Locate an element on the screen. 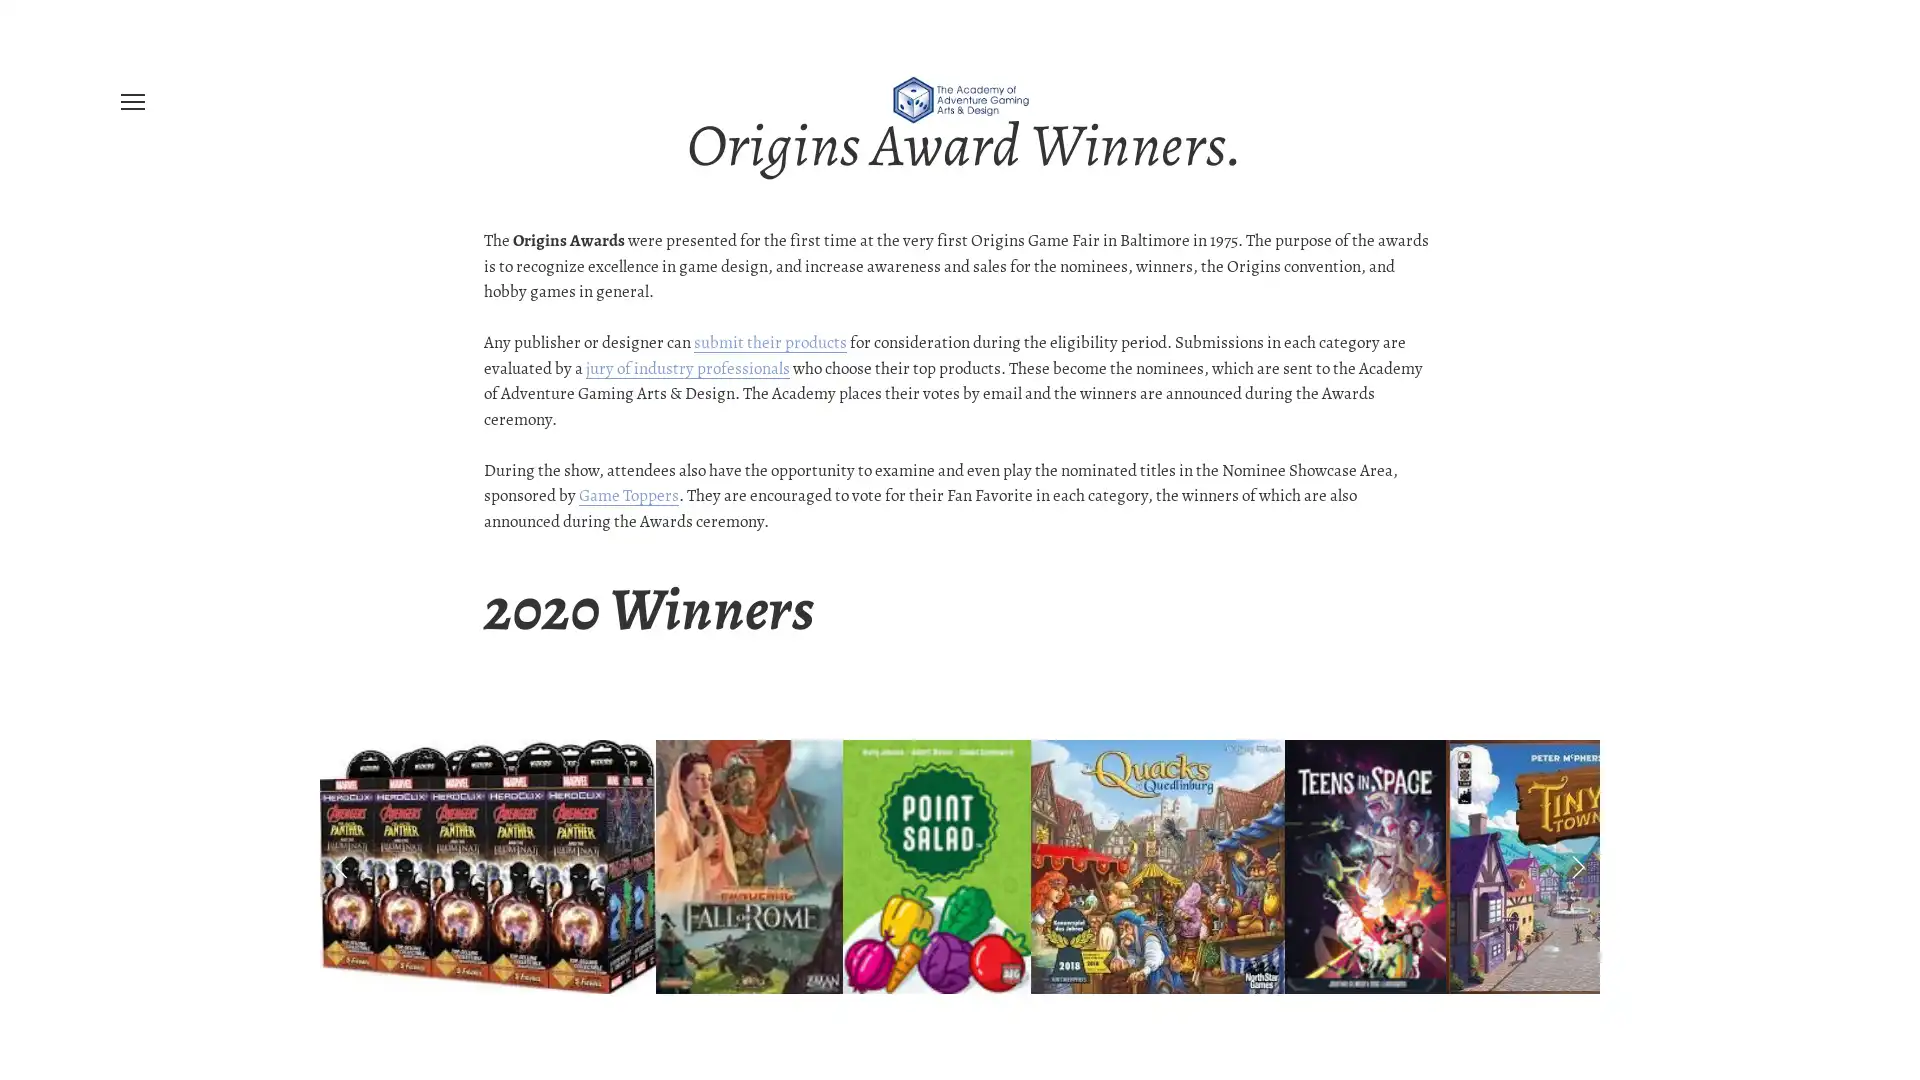  Next Slide is located at coordinates (1577, 956).